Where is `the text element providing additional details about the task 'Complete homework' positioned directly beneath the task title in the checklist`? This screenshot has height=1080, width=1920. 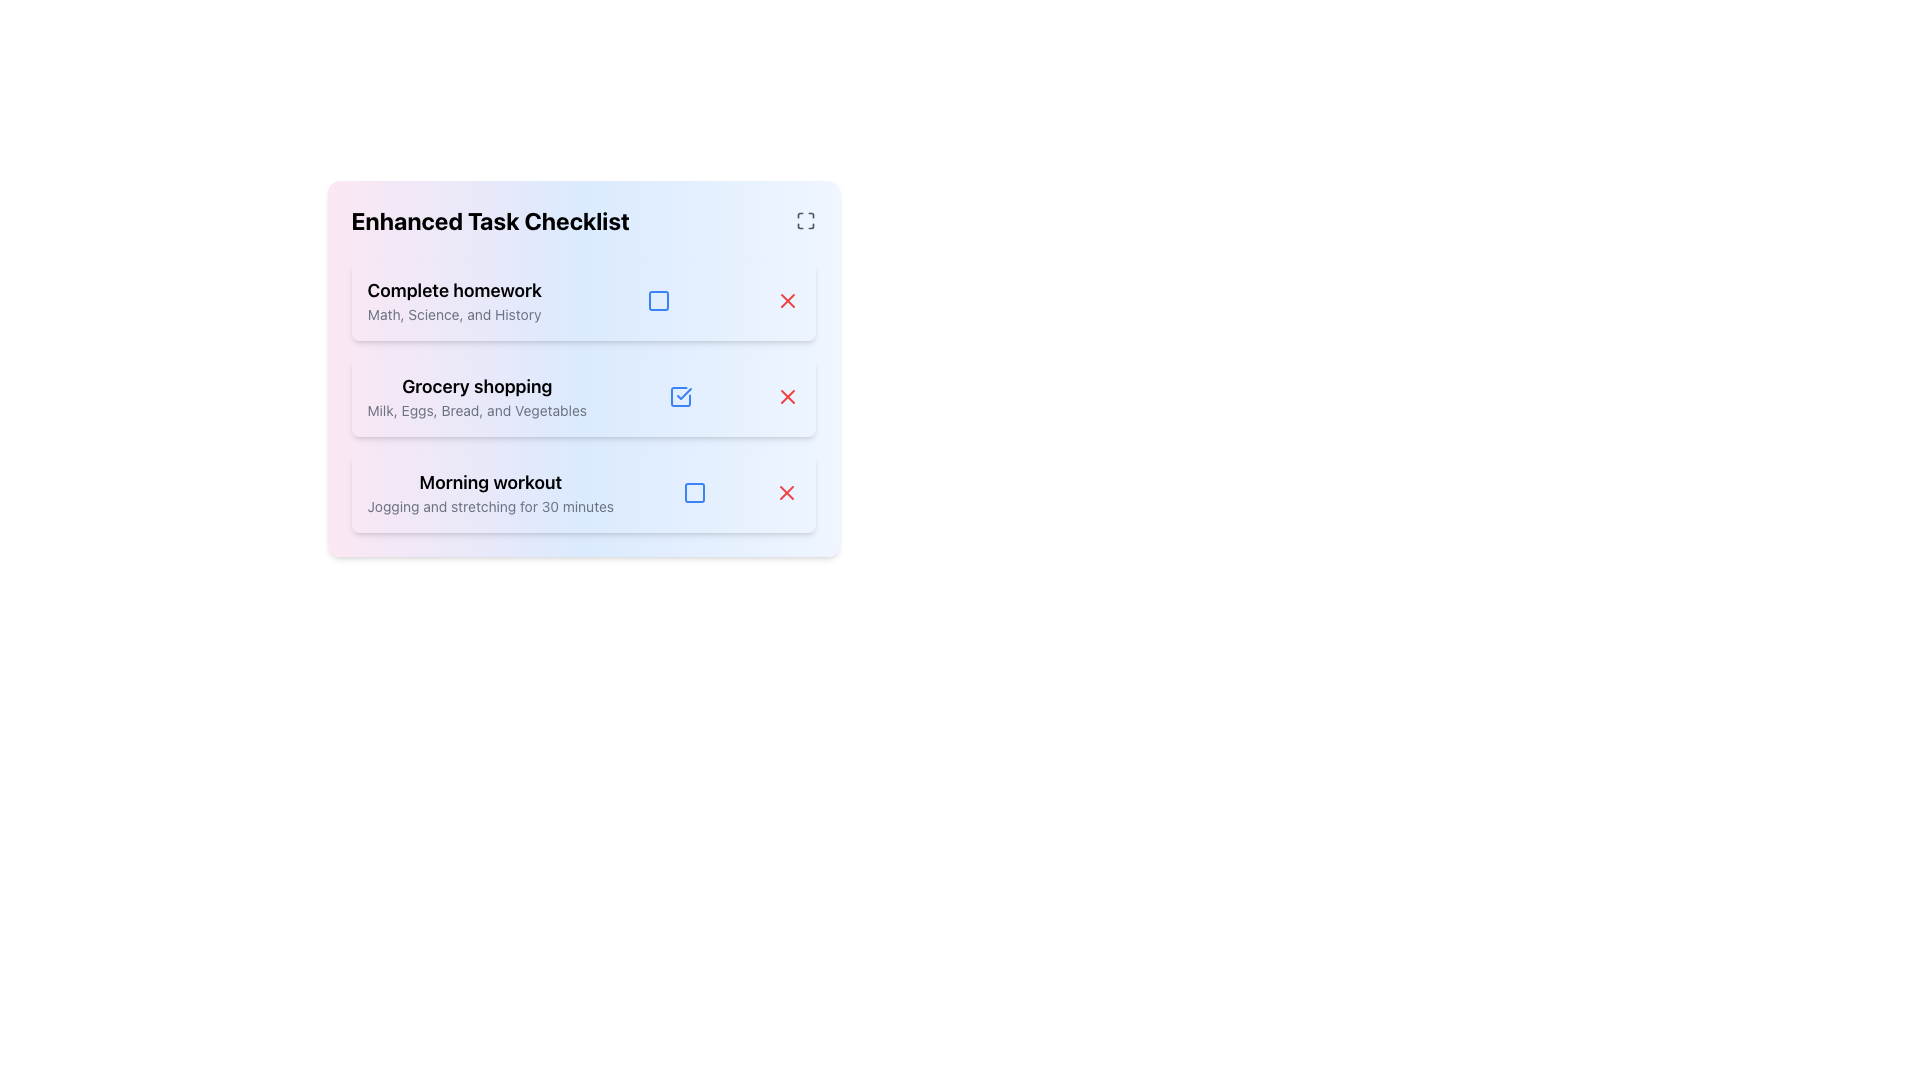
the text element providing additional details about the task 'Complete homework' positioned directly beneath the task title in the checklist is located at coordinates (453, 315).